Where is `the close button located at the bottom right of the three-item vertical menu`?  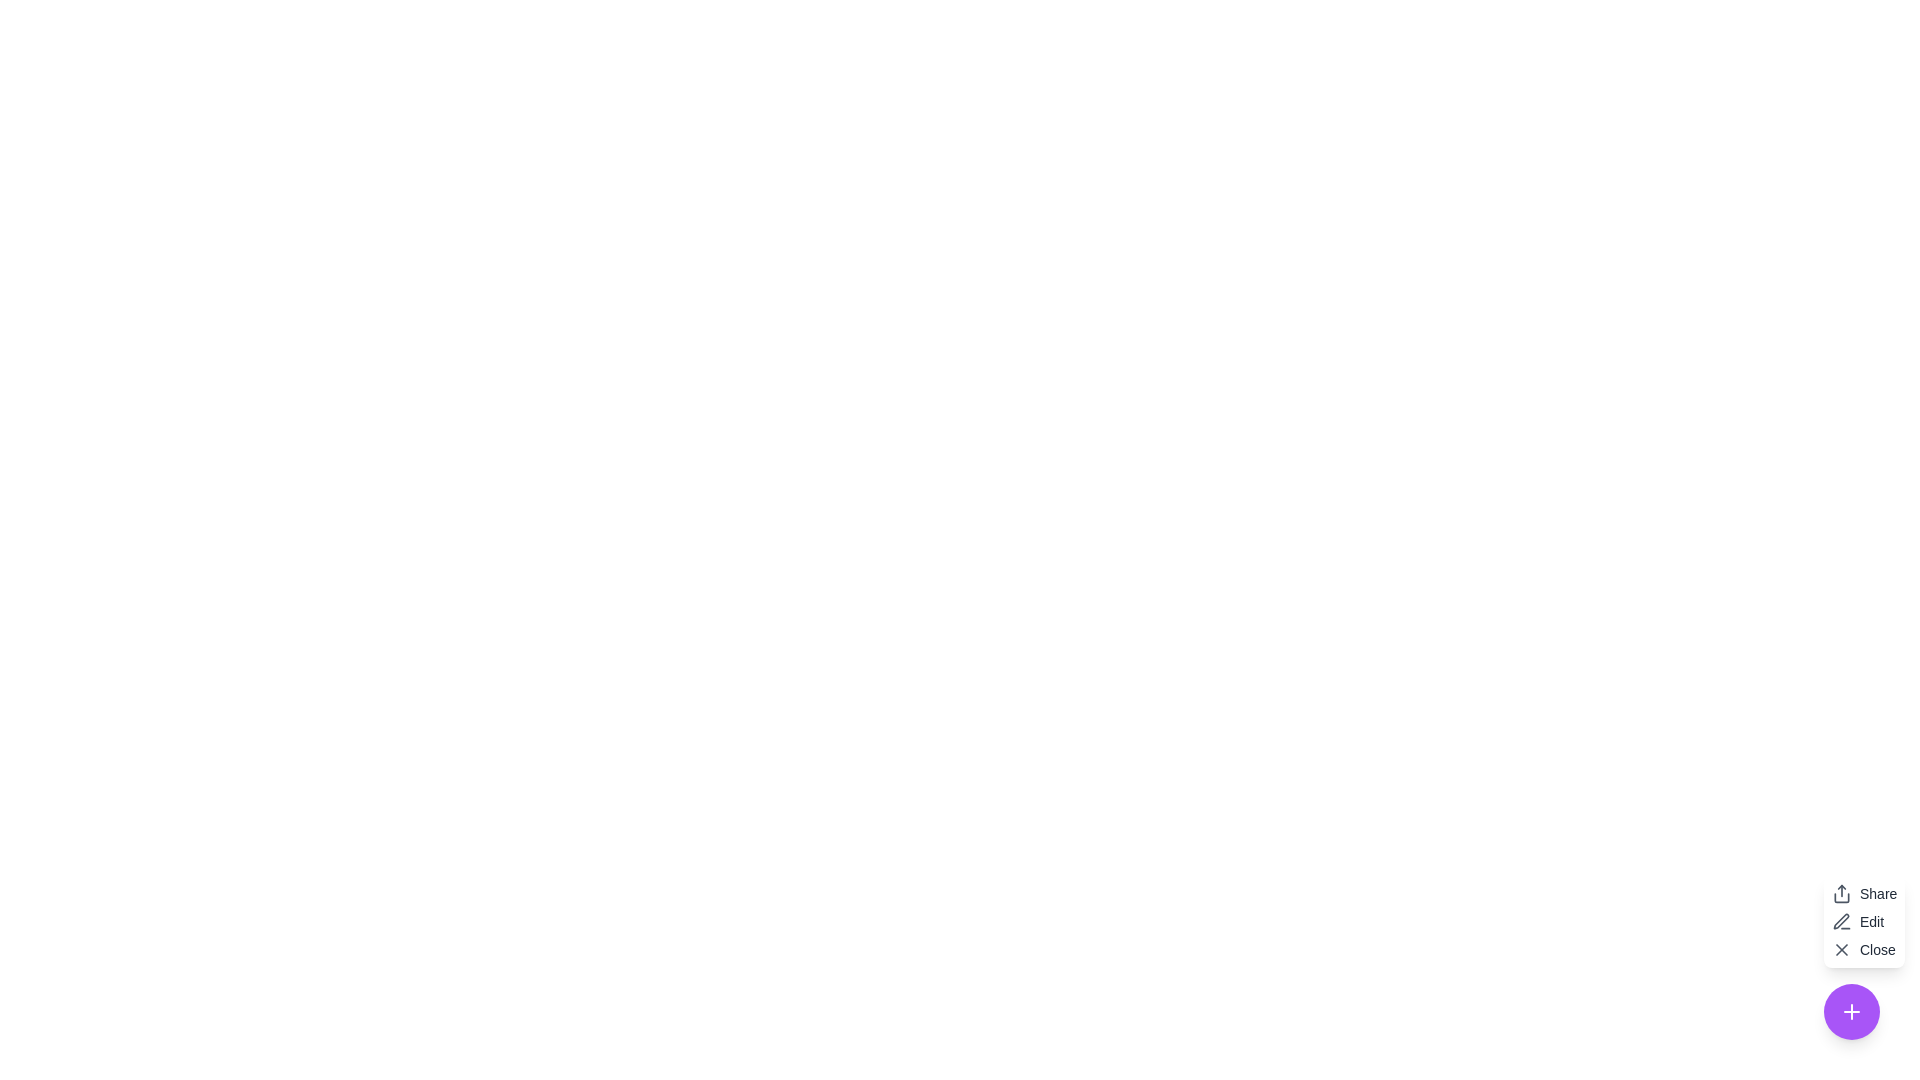 the close button located at the bottom right of the three-item vertical menu is located at coordinates (1863, 948).